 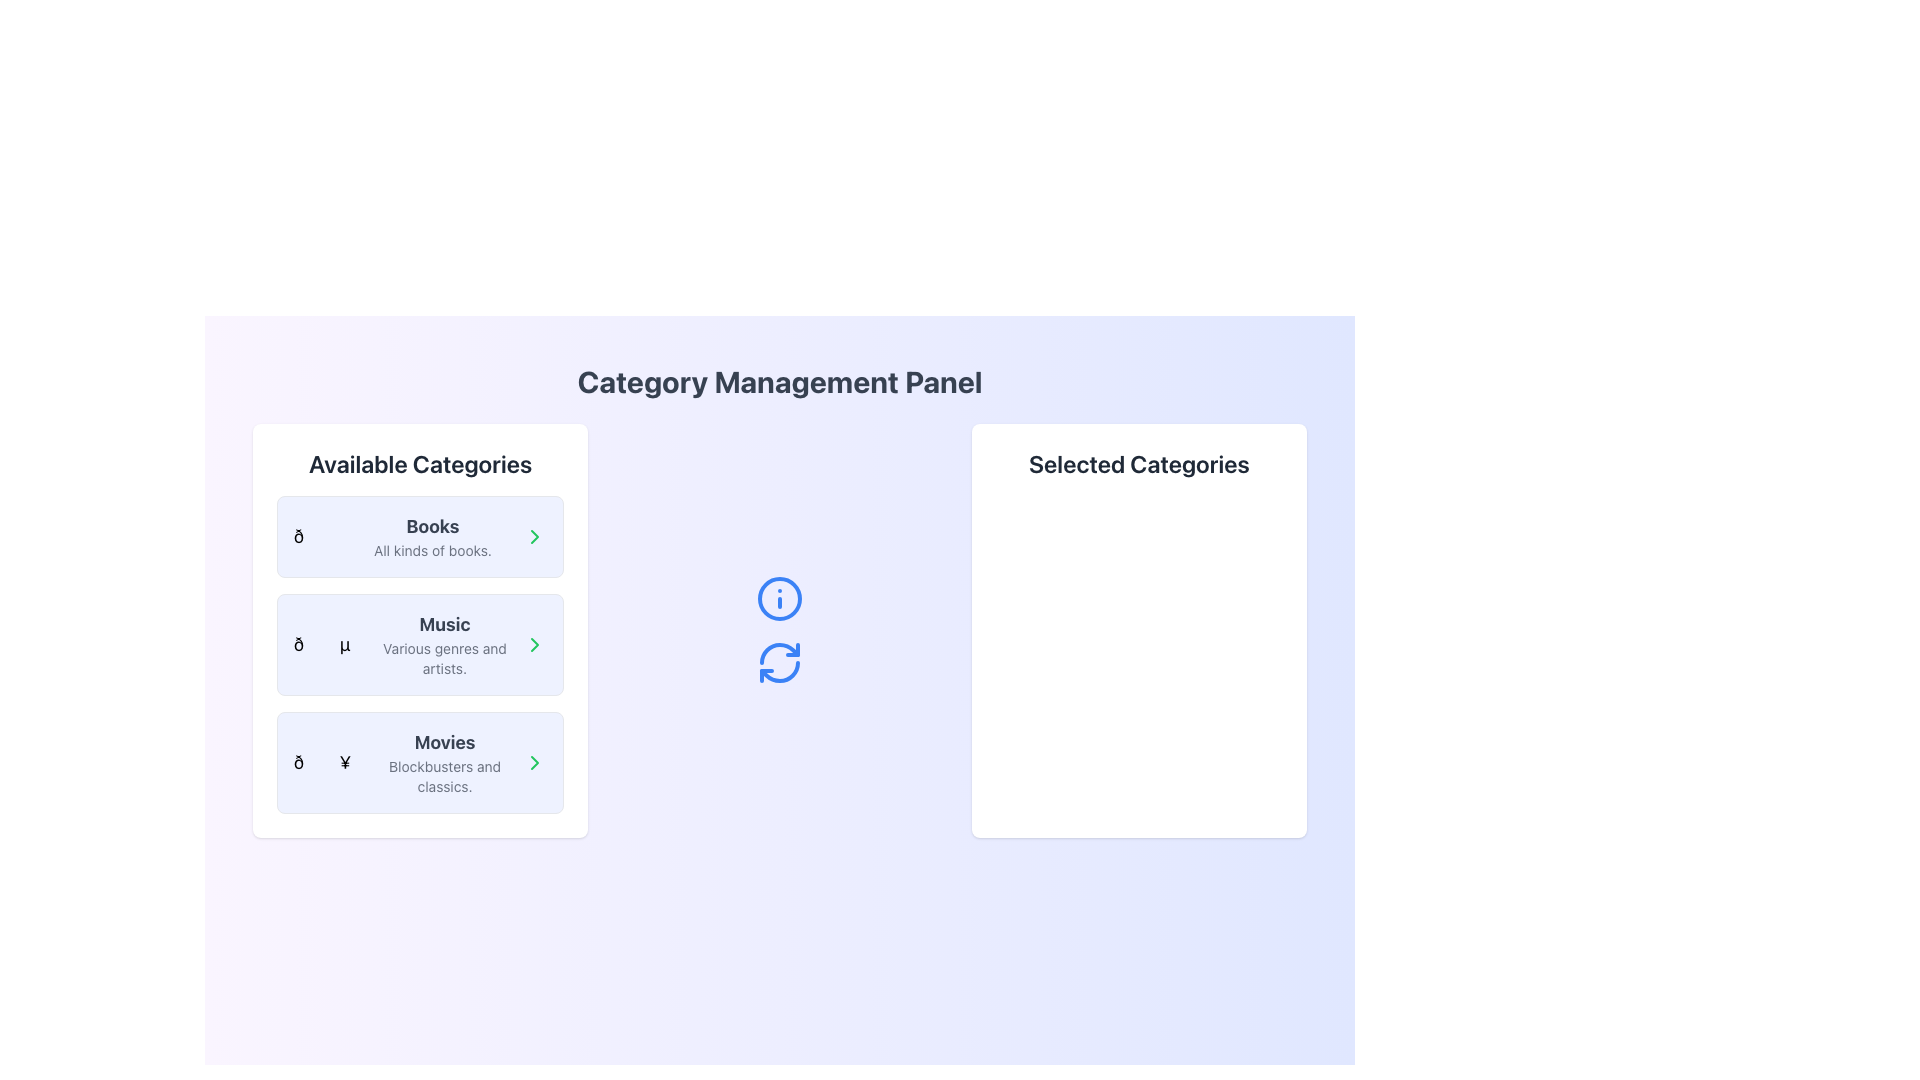 What do you see at coordinates (407, 763) in the screenshot?
I see `the 'Movies' category list item in the 'Available Categories' section` at bounding box center [407, 763].